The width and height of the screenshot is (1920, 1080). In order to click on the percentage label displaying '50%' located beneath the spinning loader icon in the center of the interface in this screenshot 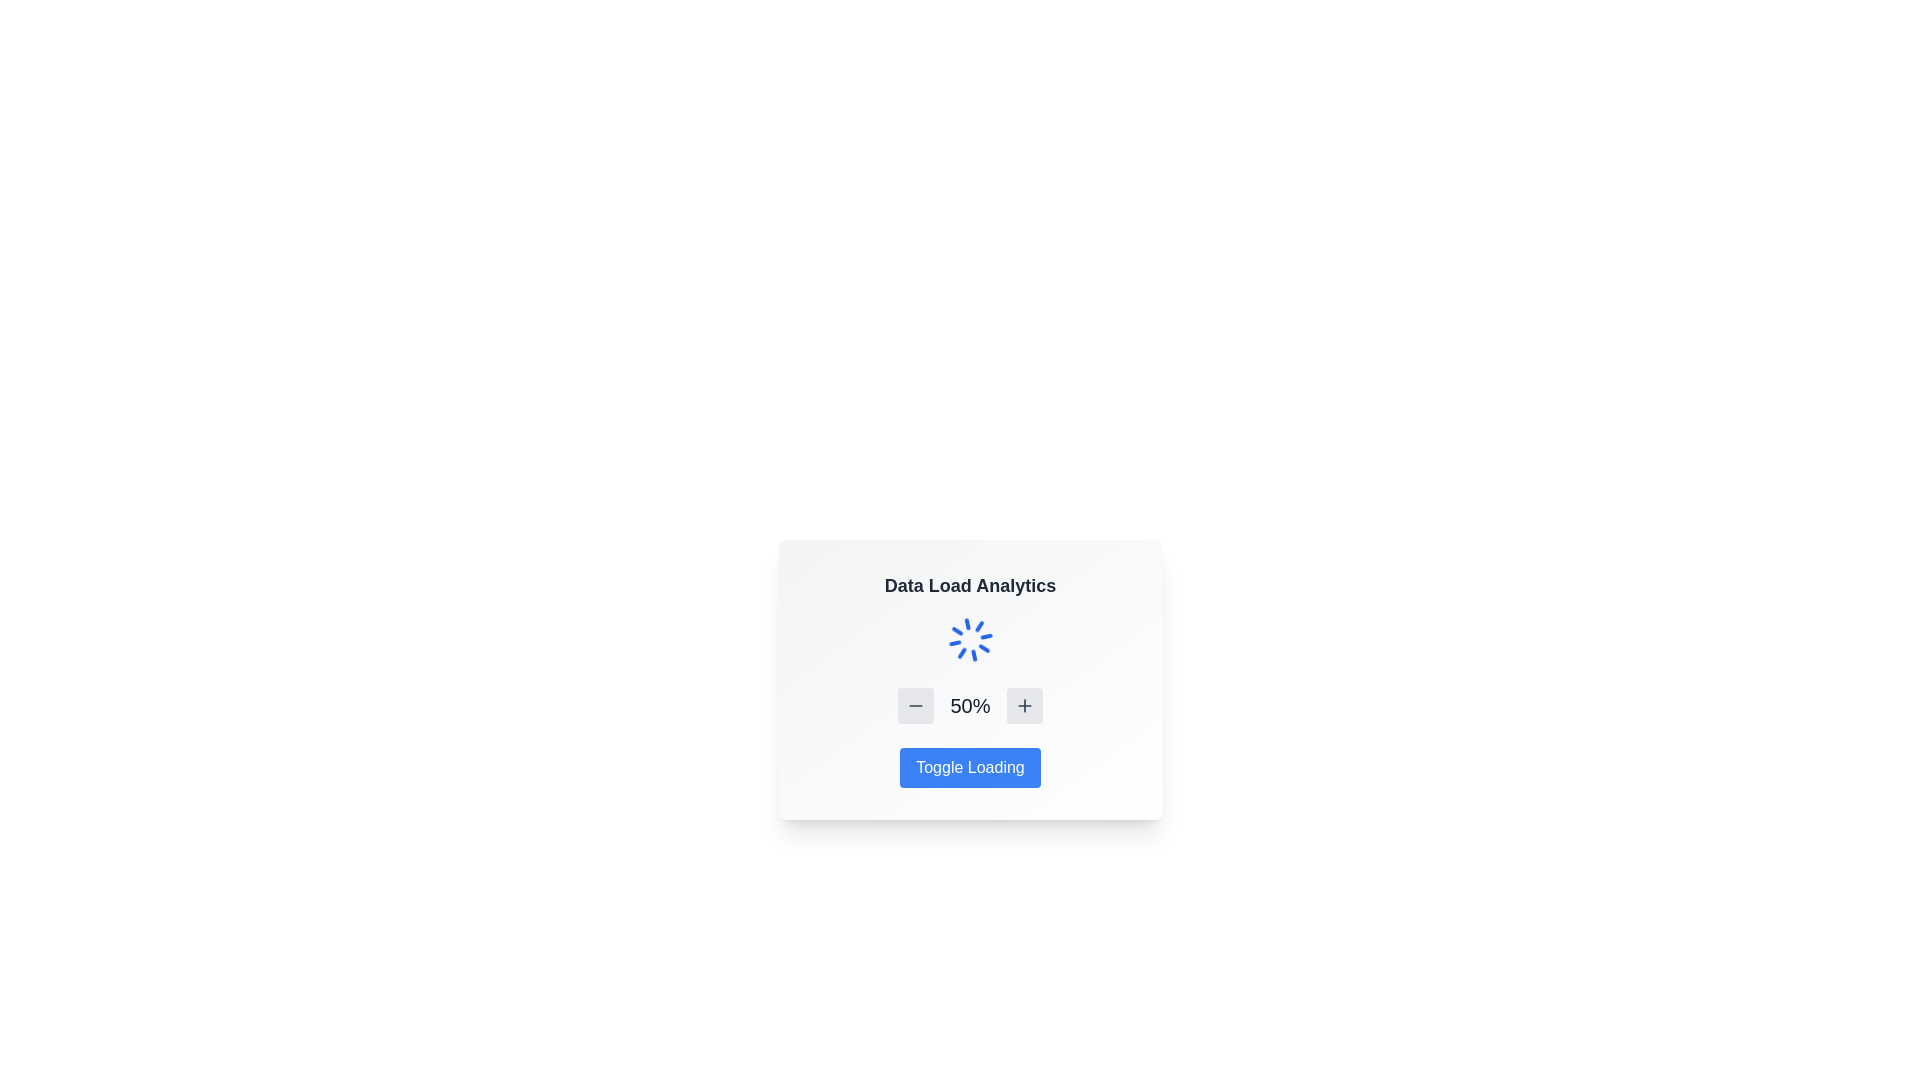, I will do `click(970, 704)`.